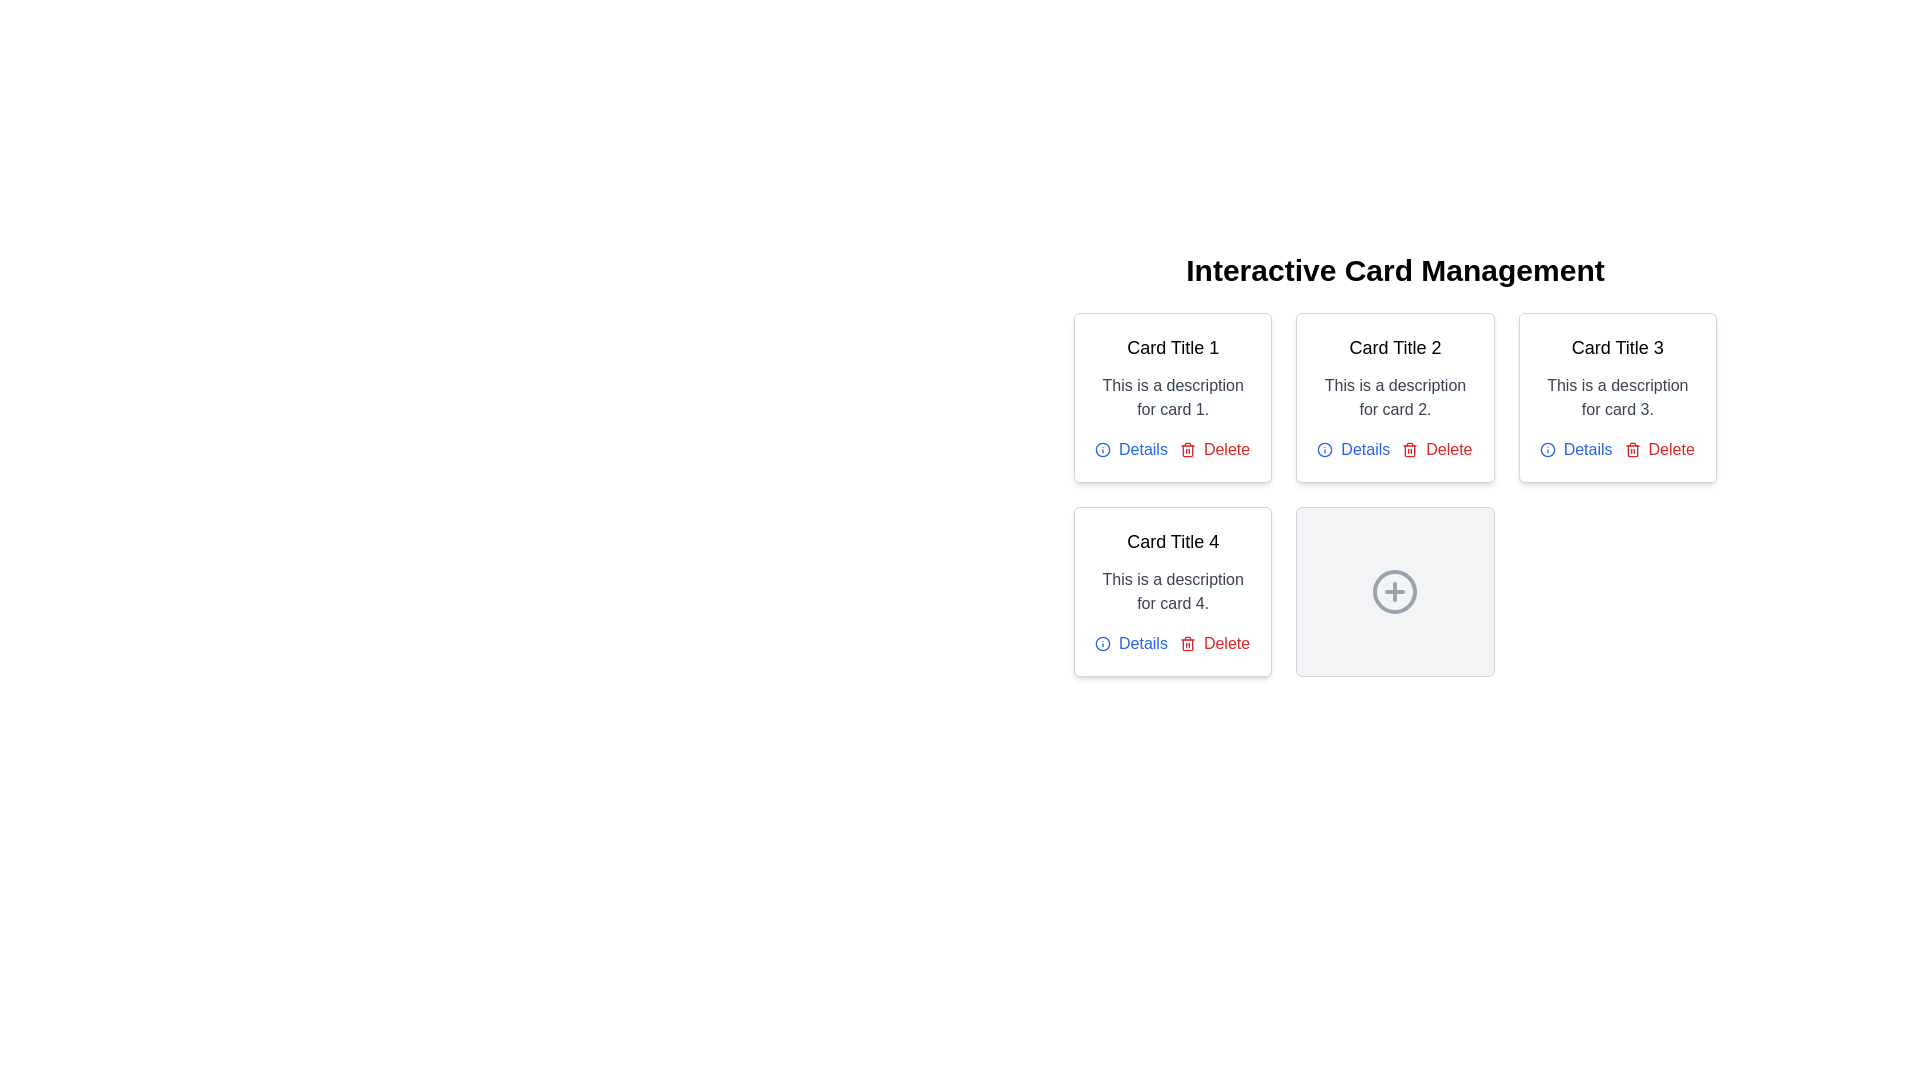 The height and width of the screenshot is (1080, 1920). What do you see at coordinates (1131, 644) in the screenshot?
I see `the blue-colored text hyperlink labeled 'Details' located to the left of the 'Delete' button` at bounding box center [1131, 644].